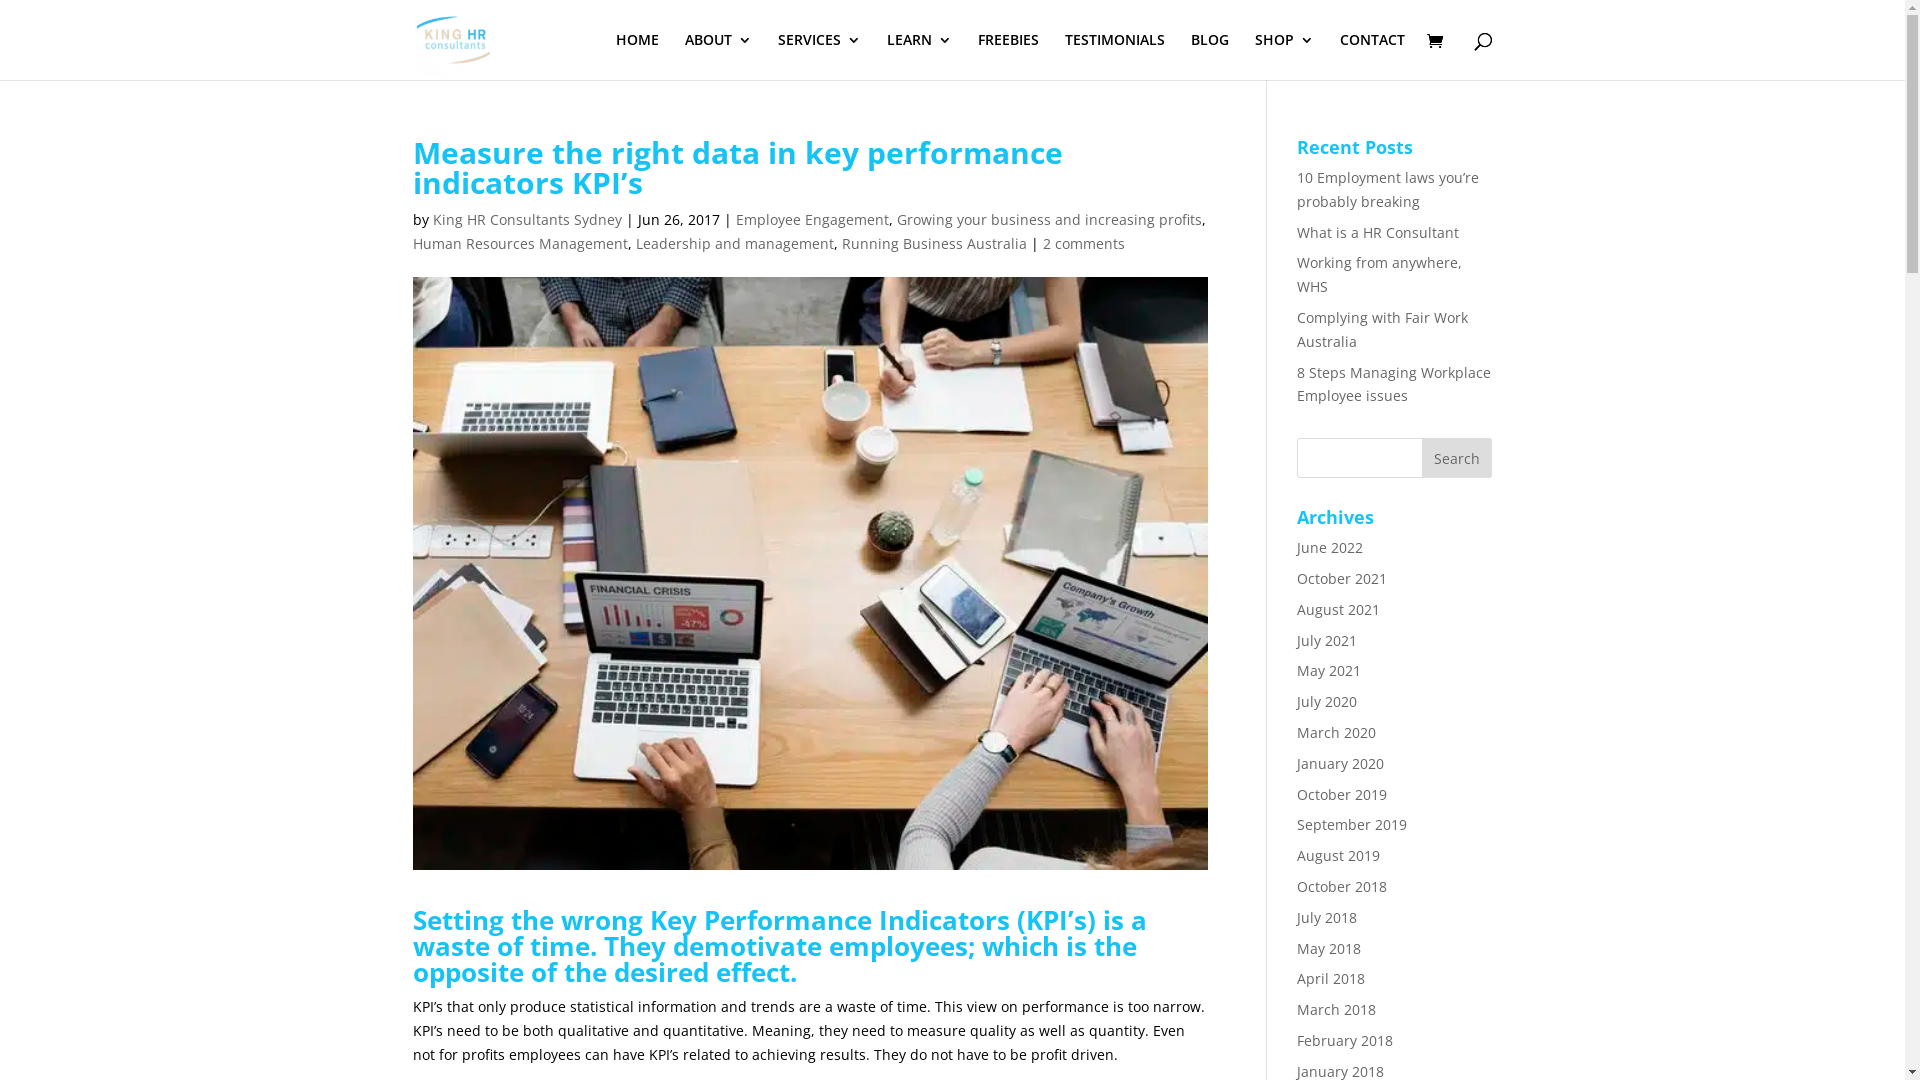 The image size is (1920, 1080). What do you see at coordinates (917, 55) in the screenshot?
I see `'LEARN'` at bounding box center [917, 55].